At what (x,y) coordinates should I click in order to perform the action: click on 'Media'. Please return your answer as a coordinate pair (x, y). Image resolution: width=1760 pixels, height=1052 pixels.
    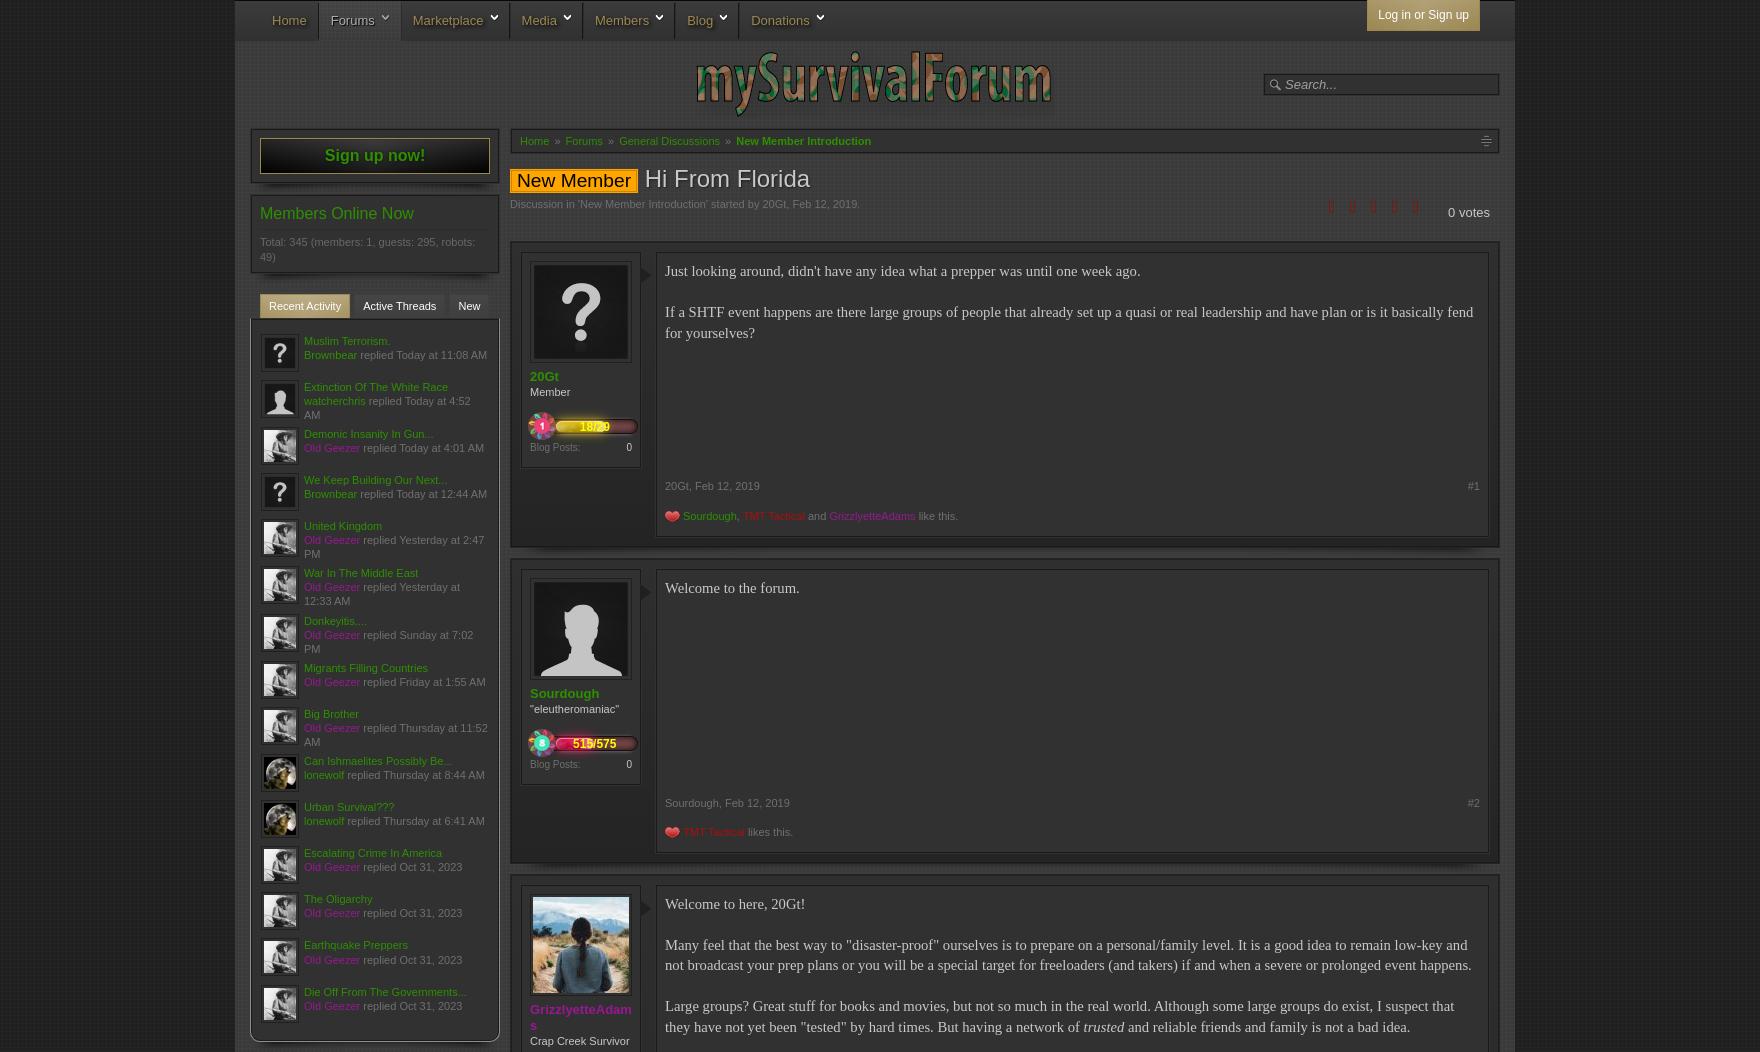
    Looking at the image, I should click on (538, 20).